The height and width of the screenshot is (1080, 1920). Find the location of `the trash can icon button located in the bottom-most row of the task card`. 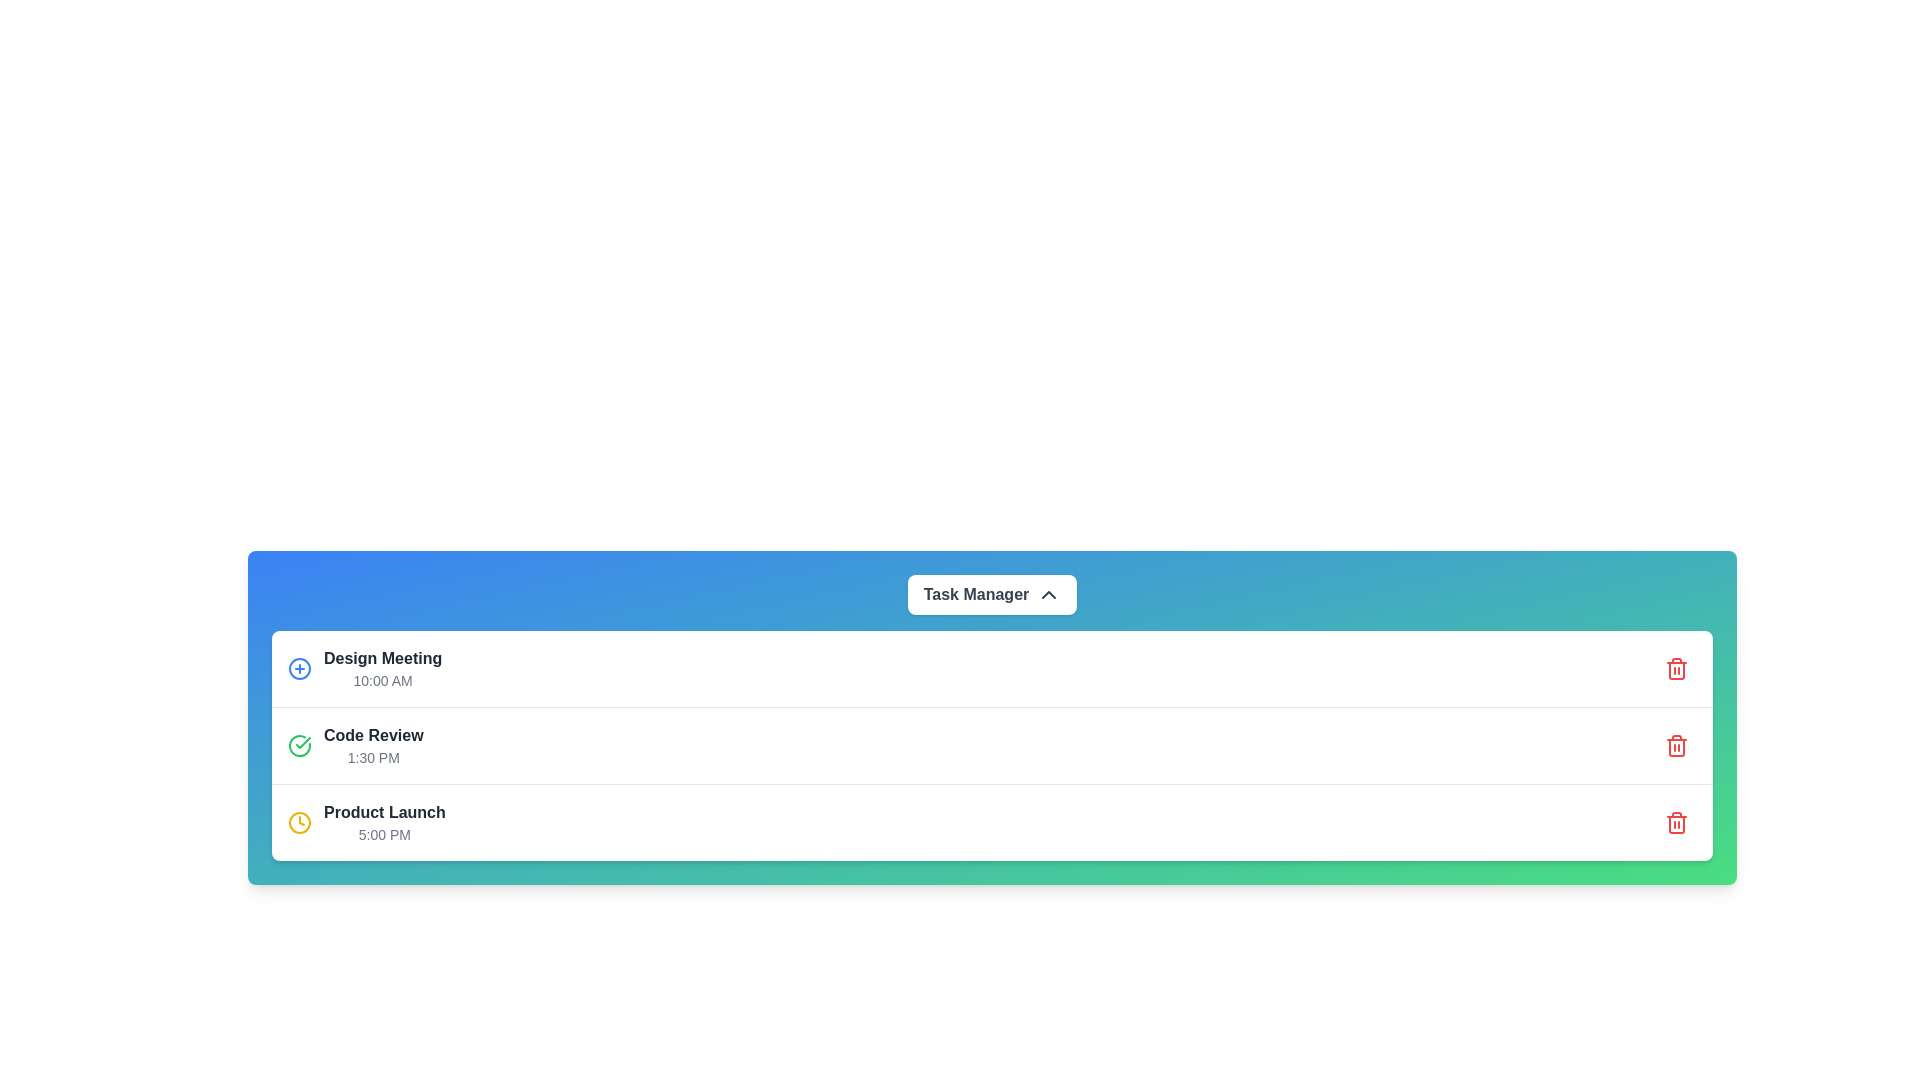

the trash can icon button located in the bottom-most row of the task card is located at coordinates (1676, 822).